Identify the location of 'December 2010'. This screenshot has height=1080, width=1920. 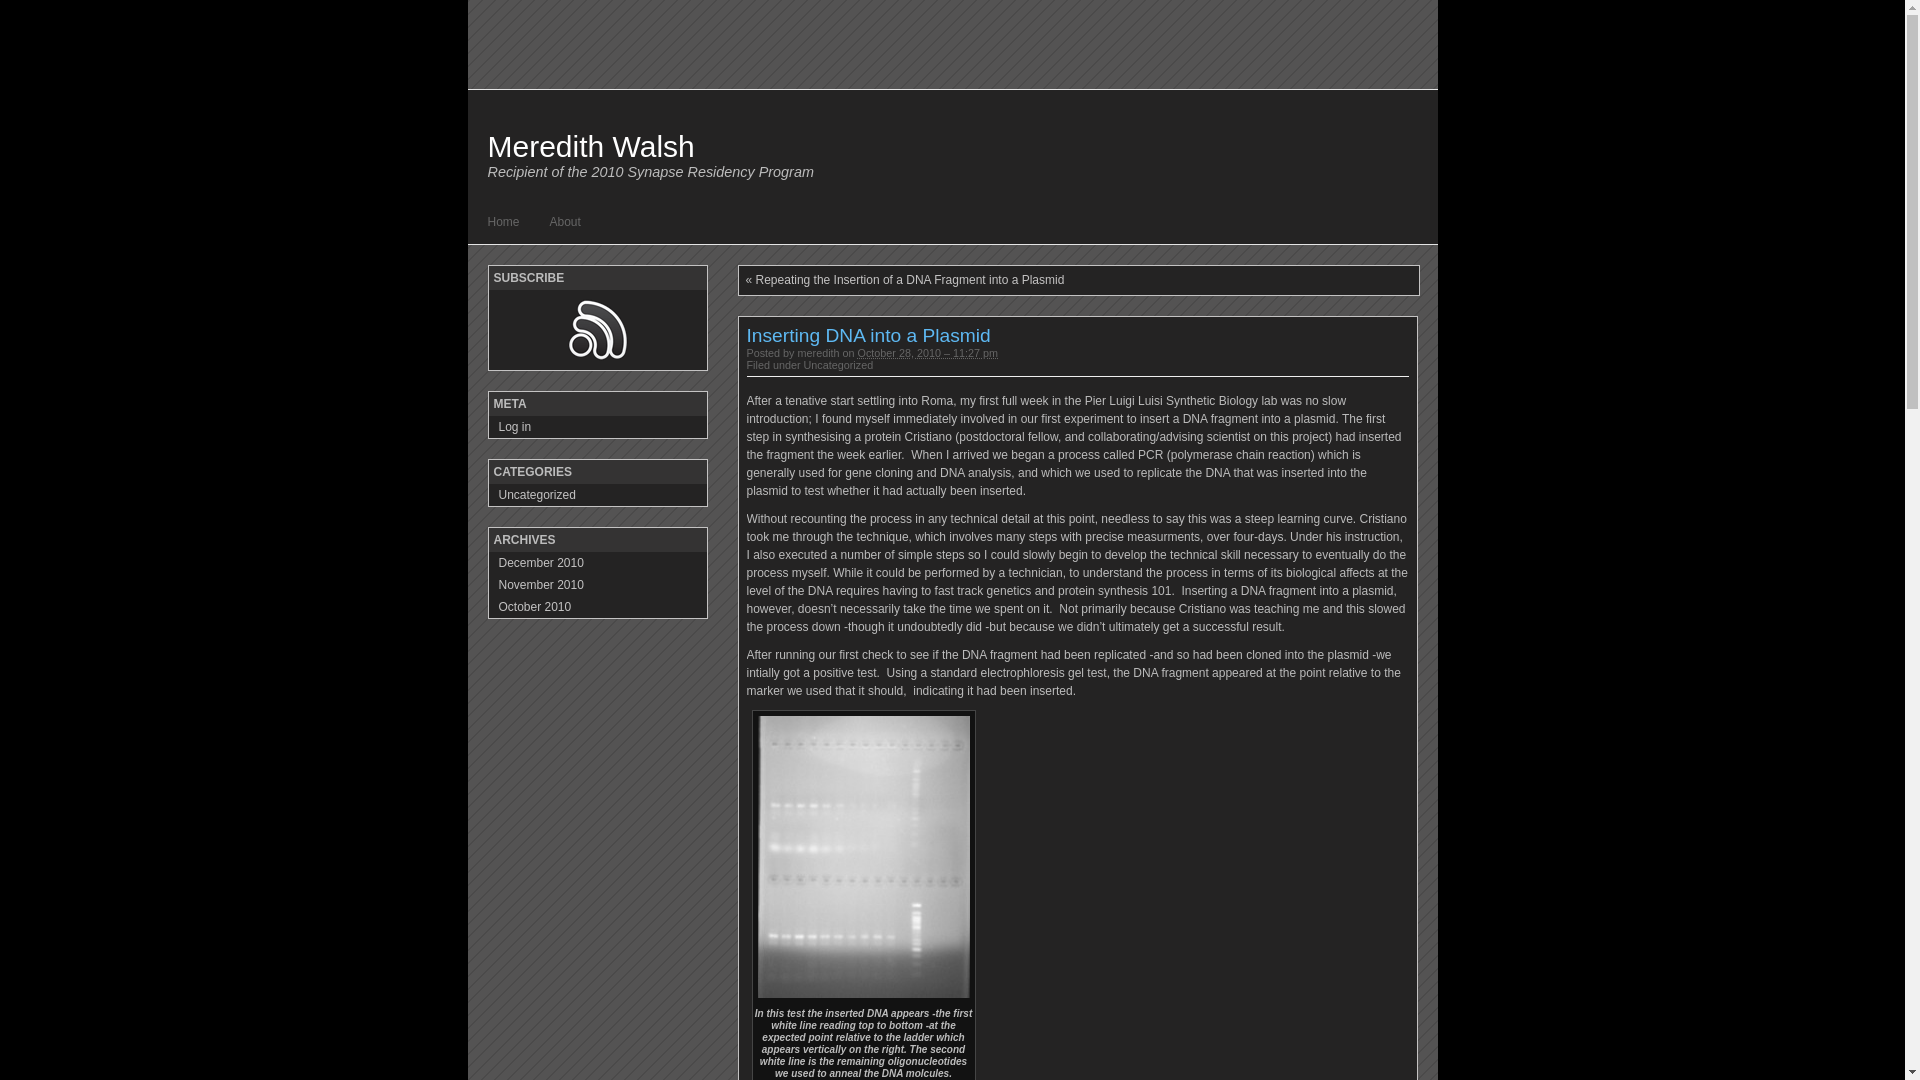
(595, 563).